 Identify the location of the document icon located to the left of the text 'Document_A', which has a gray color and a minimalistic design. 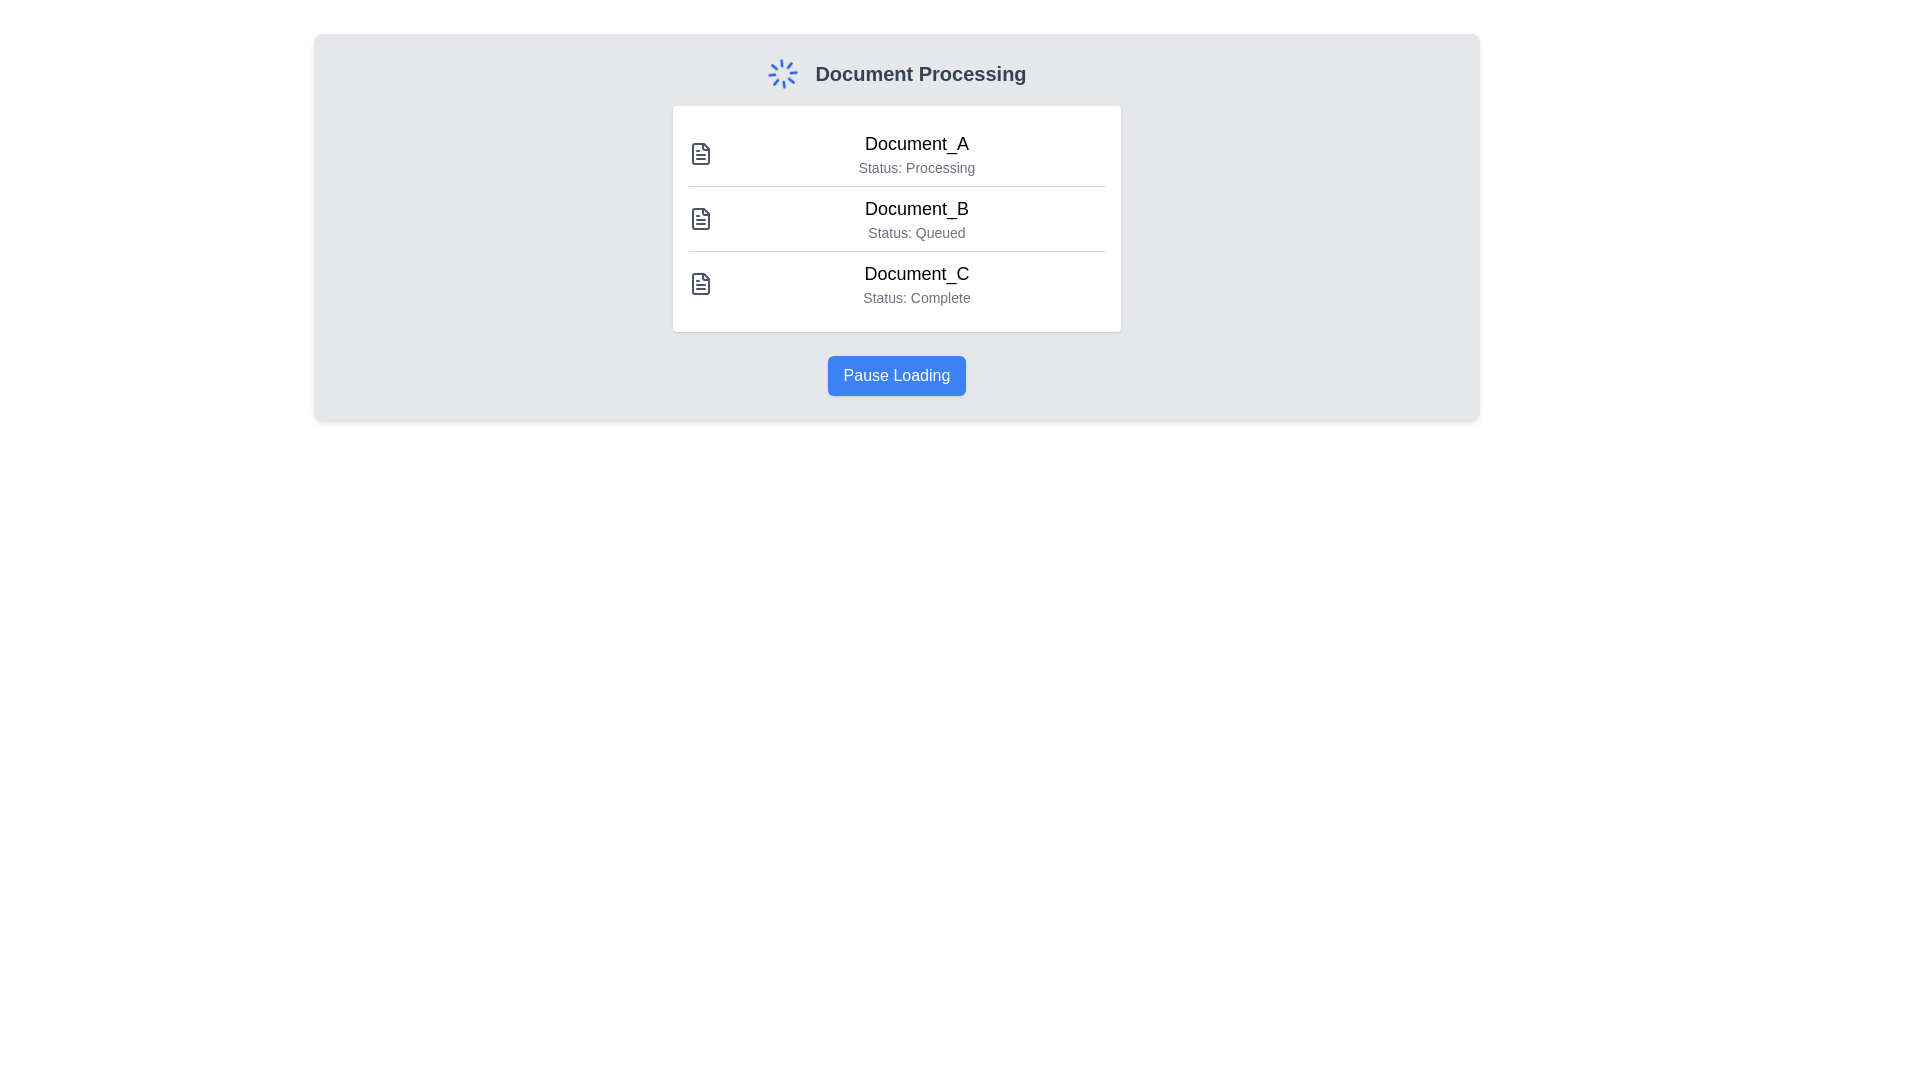
(700, 153).